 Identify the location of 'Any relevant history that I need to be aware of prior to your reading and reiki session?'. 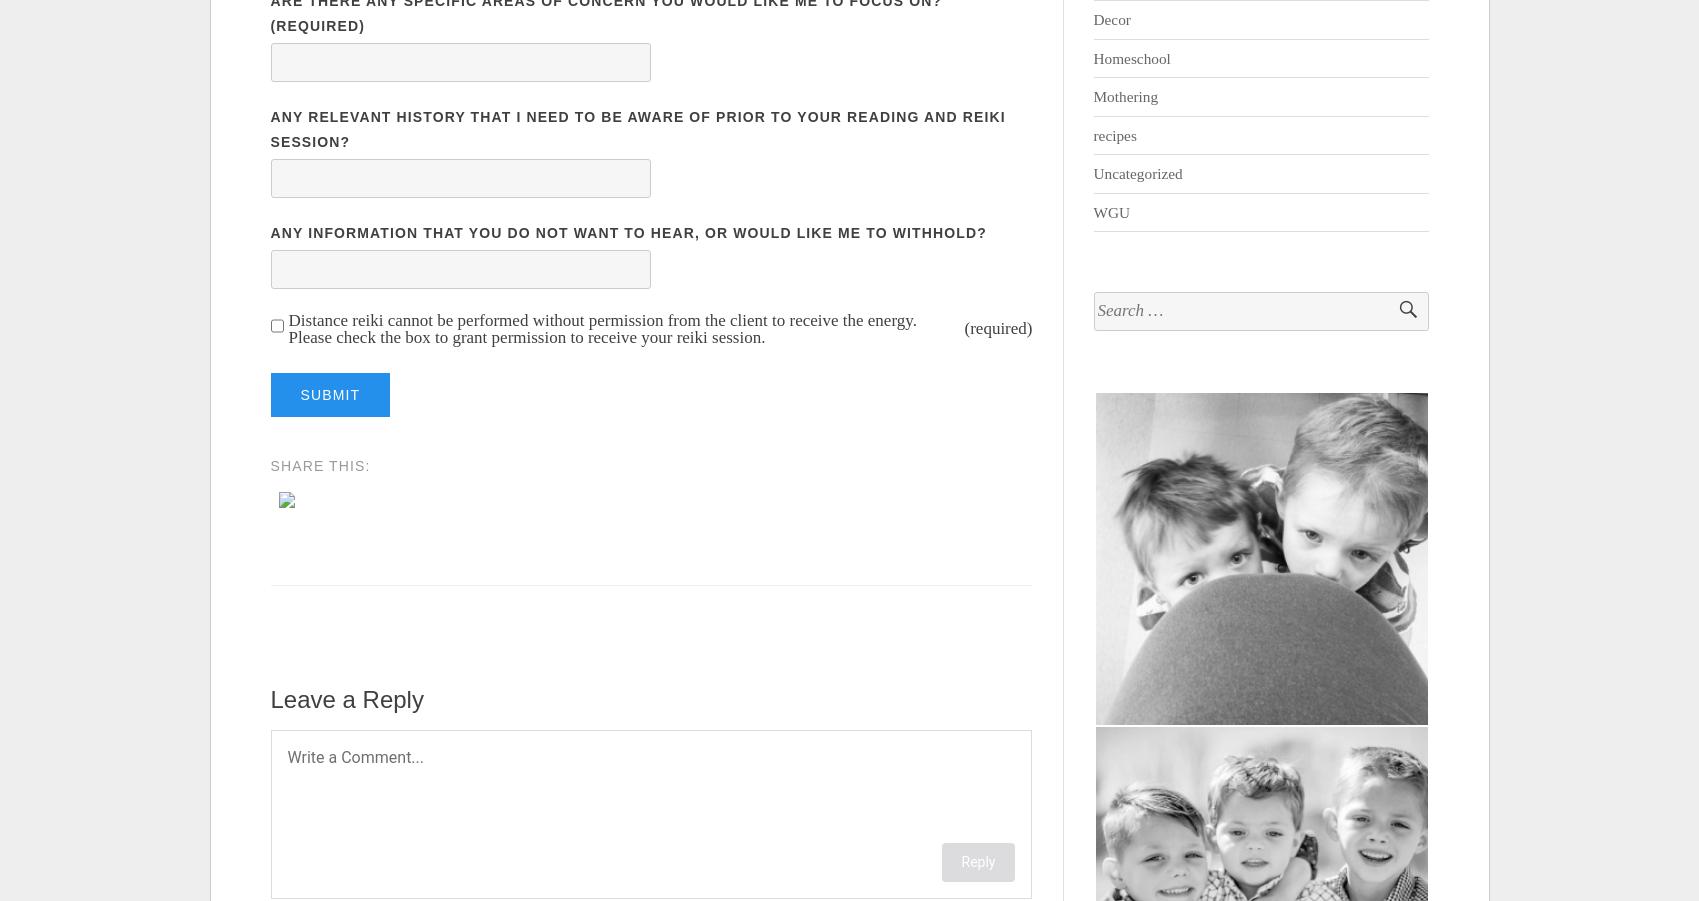
(637, 129).